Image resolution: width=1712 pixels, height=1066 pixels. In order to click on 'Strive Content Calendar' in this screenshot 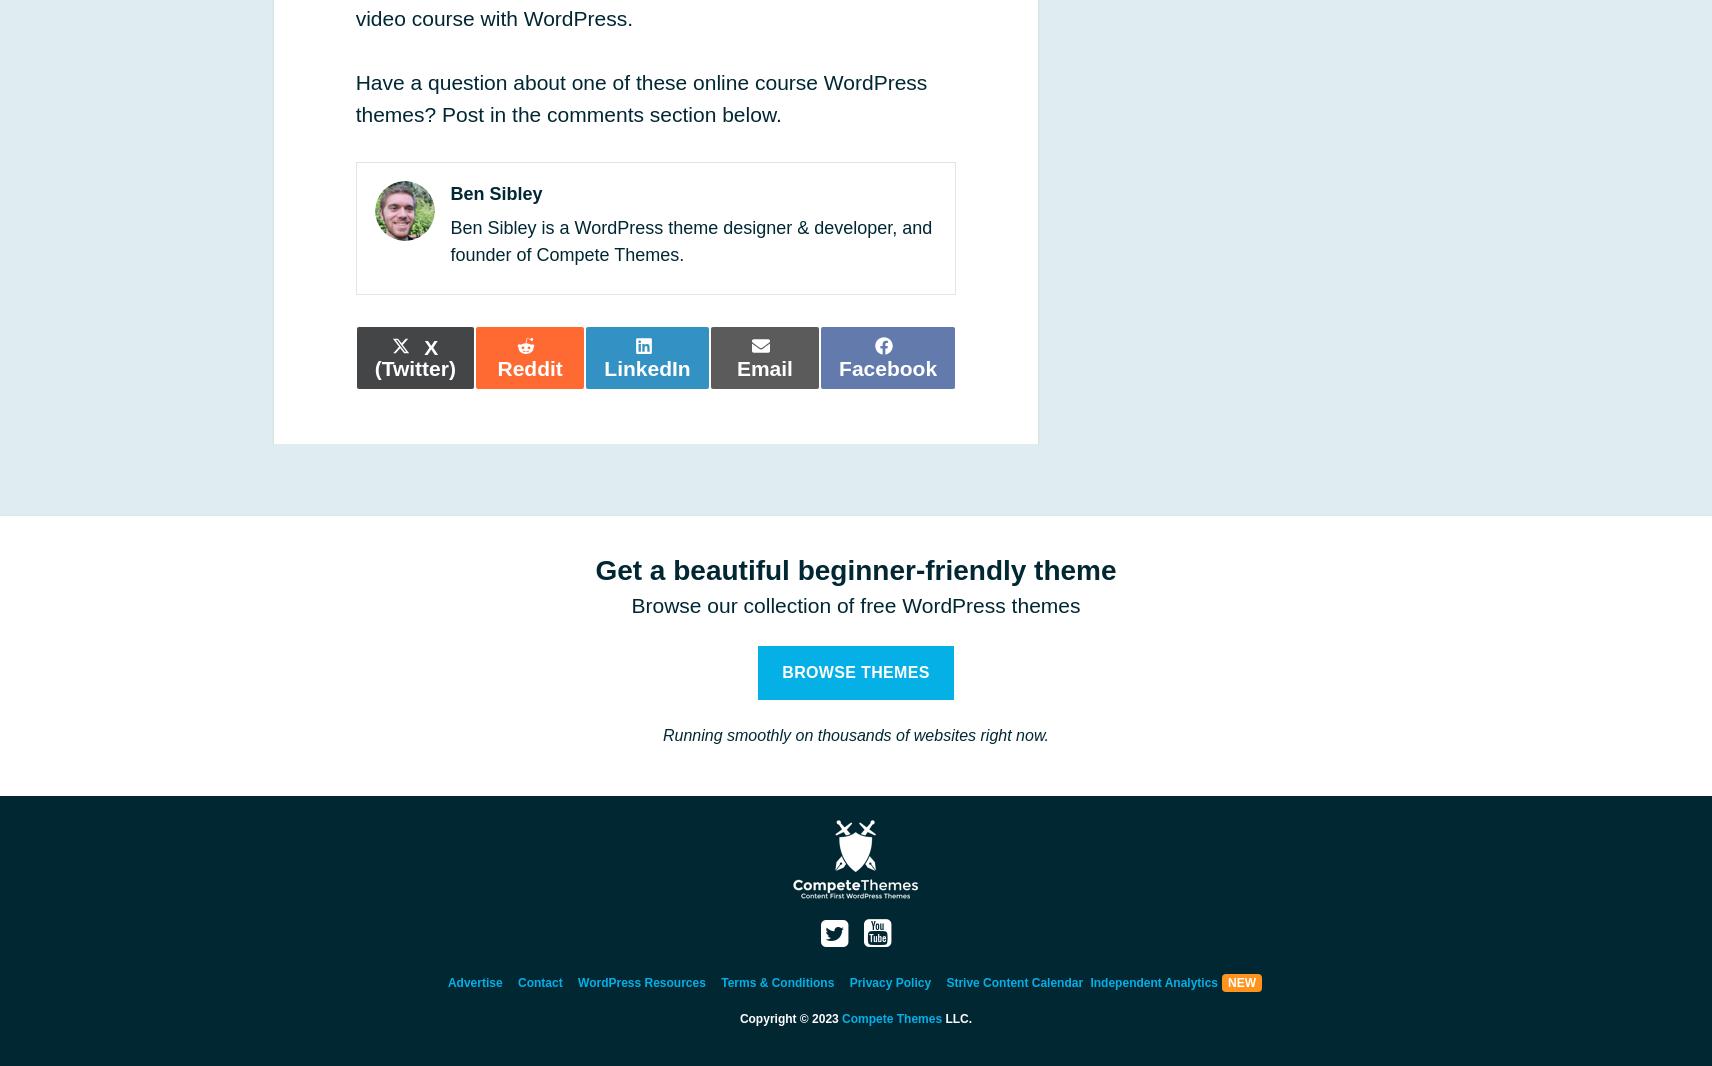, I will do `click(1013, 982)`.